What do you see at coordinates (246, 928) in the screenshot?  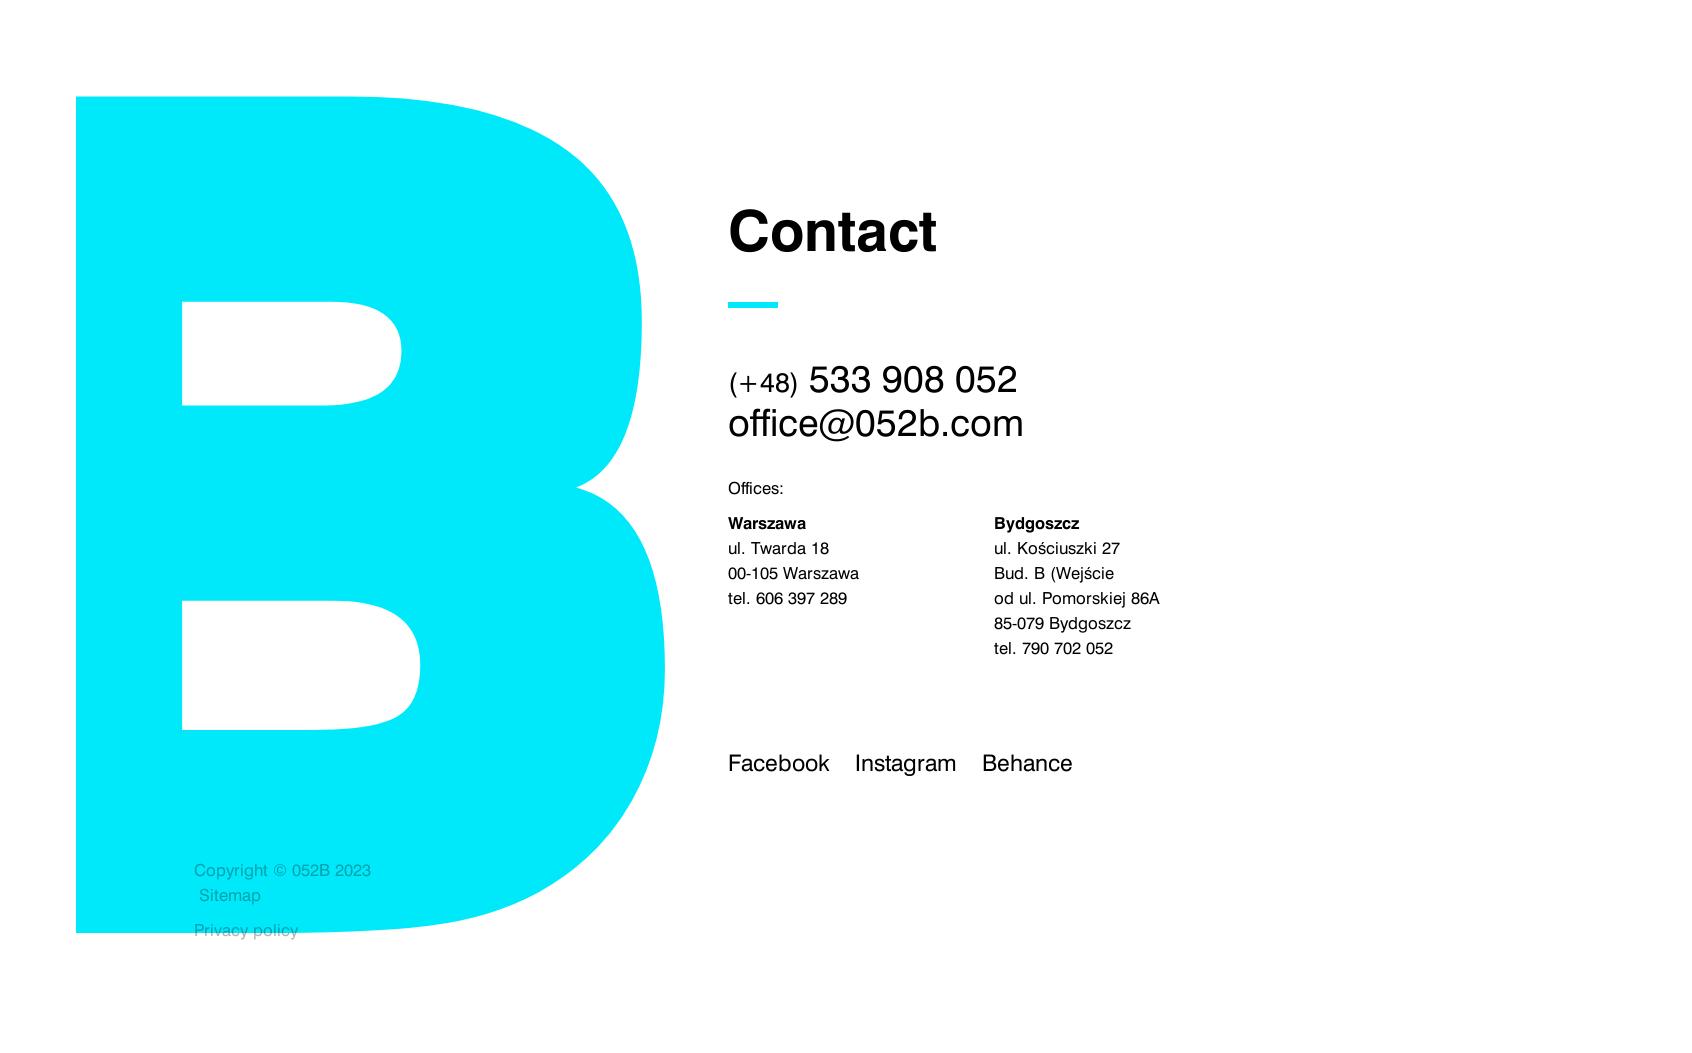 I see `'Privacy policy'` at bounding box center [246, 928].